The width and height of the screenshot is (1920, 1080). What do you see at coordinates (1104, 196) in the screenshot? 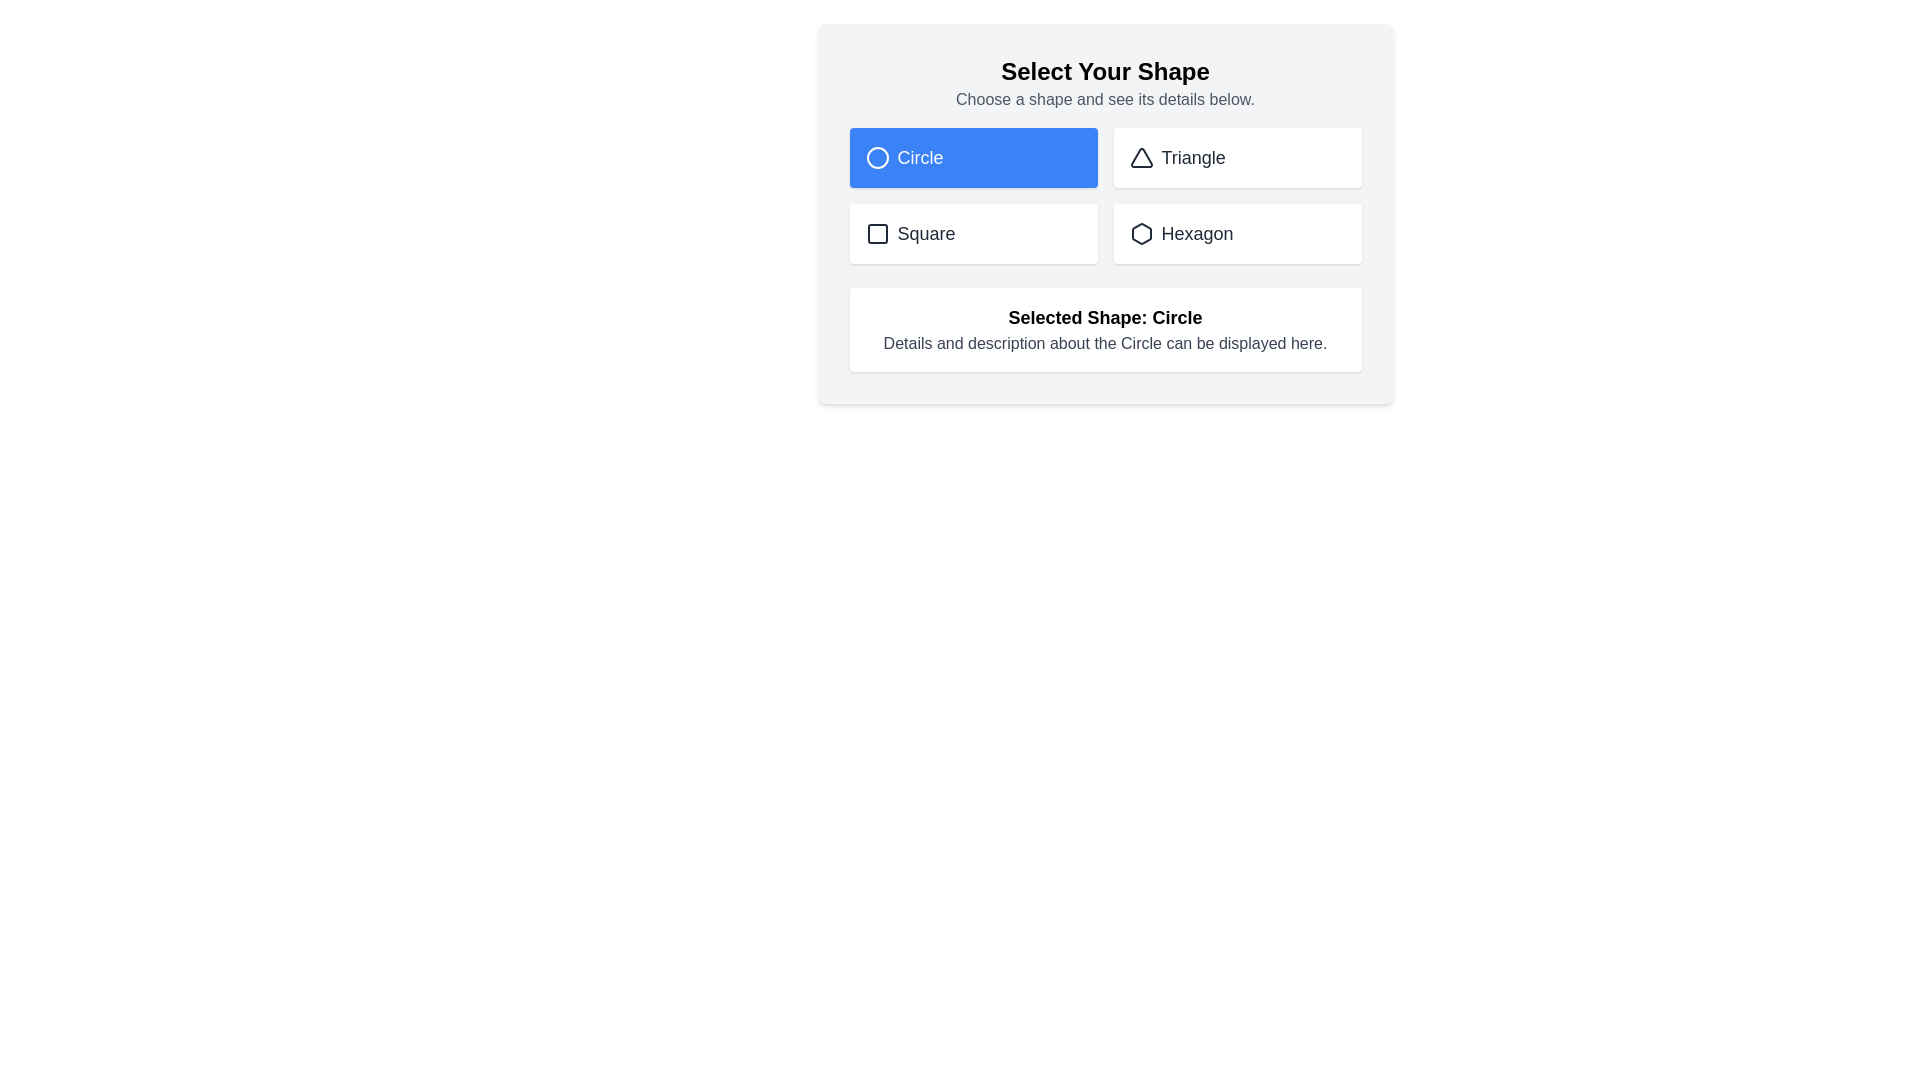
I see `the Circle button within the centrally positioned grid layout containing shape selection buttons` at bounding box center [1104, 196].